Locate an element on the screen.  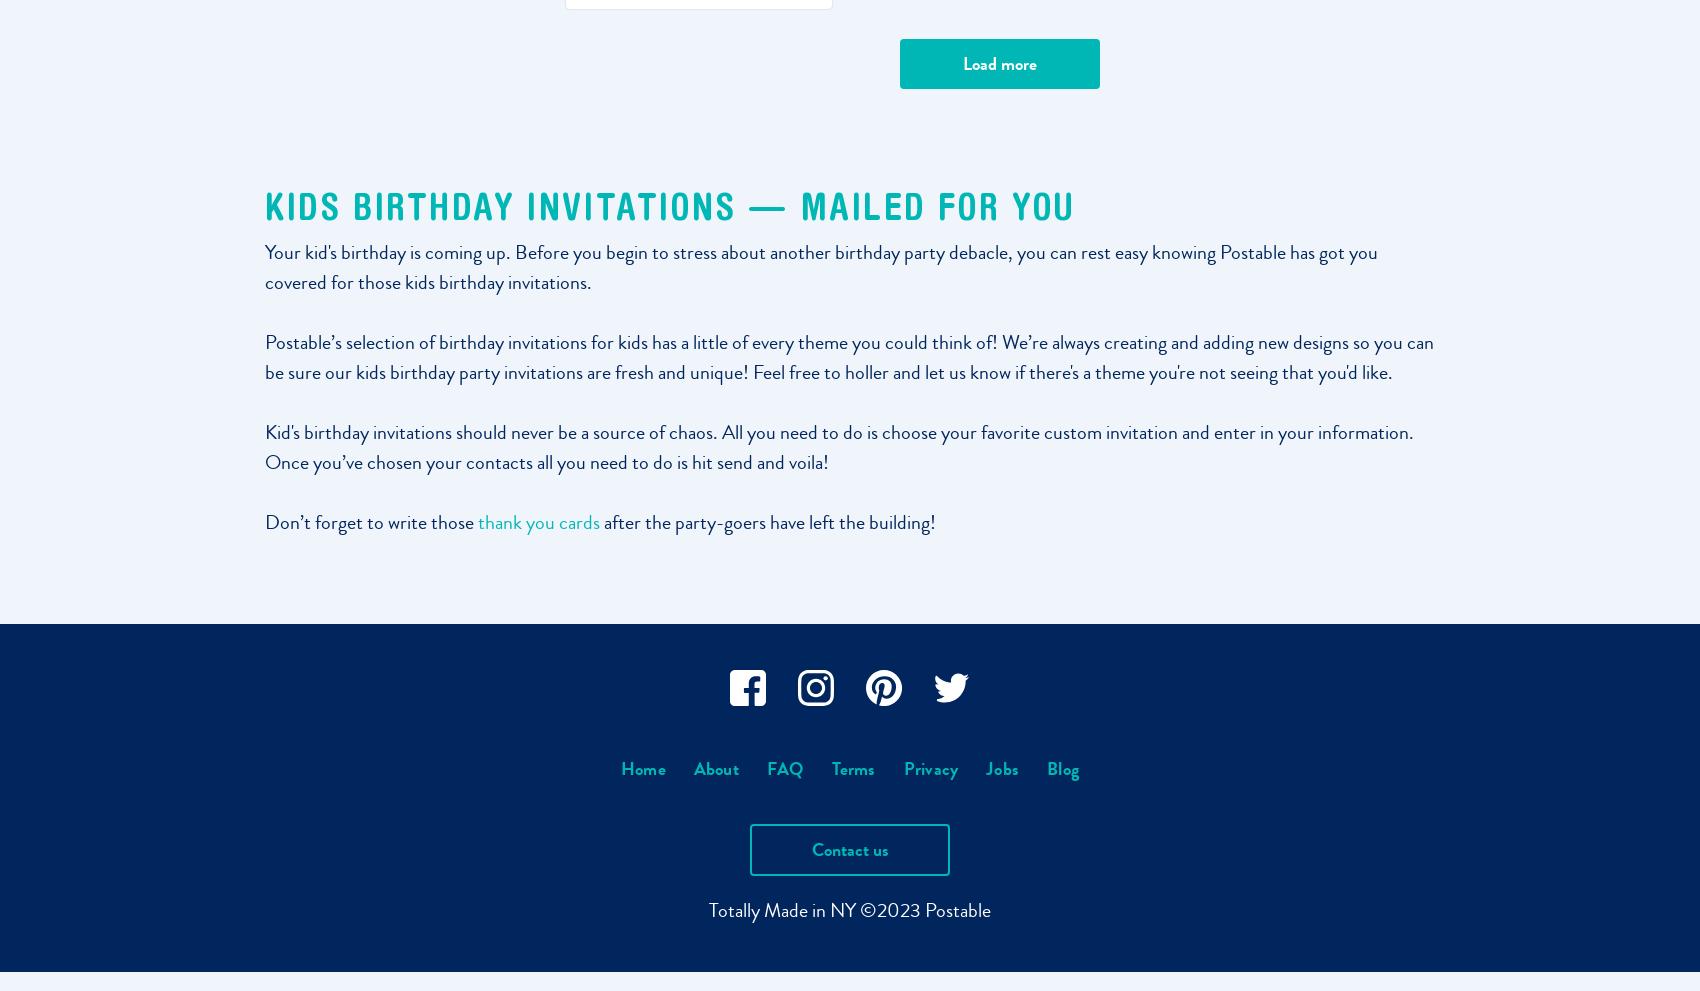
'Made in NY' is located at coordinates (809, 908).